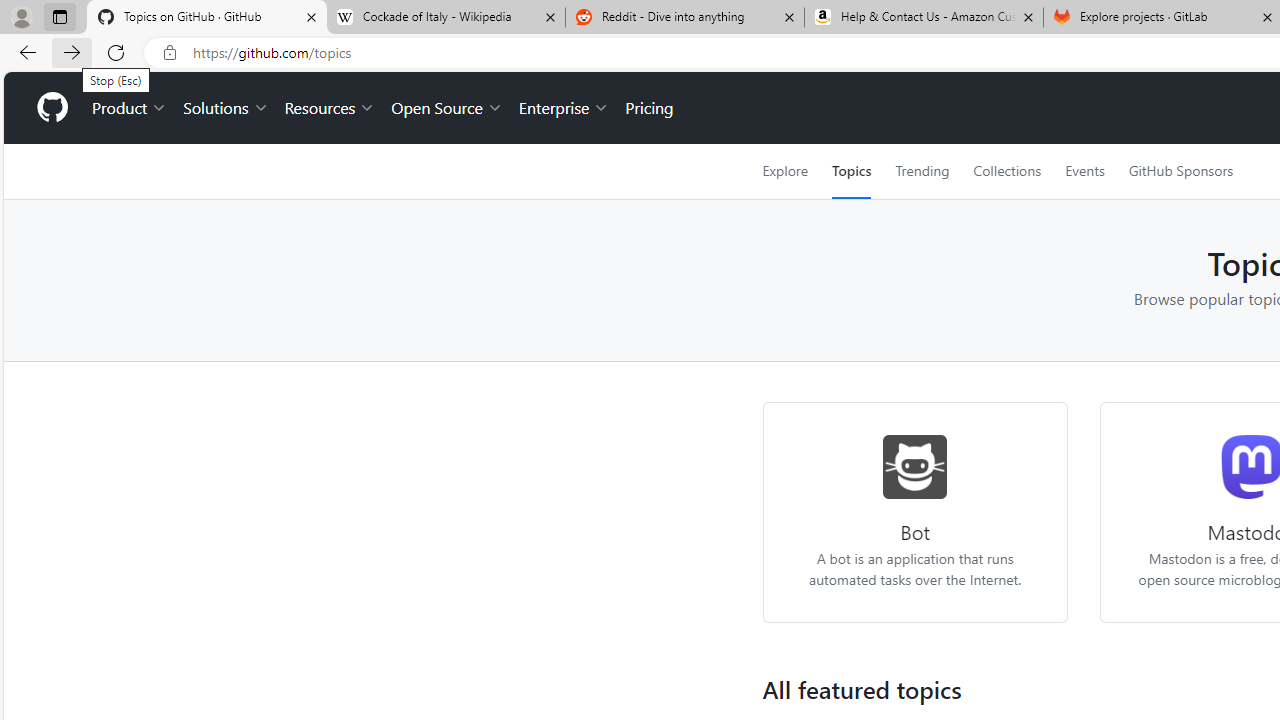  Describe the element at coordinates (330, 108) in the screenshot. I see `'Resources'` at that location.